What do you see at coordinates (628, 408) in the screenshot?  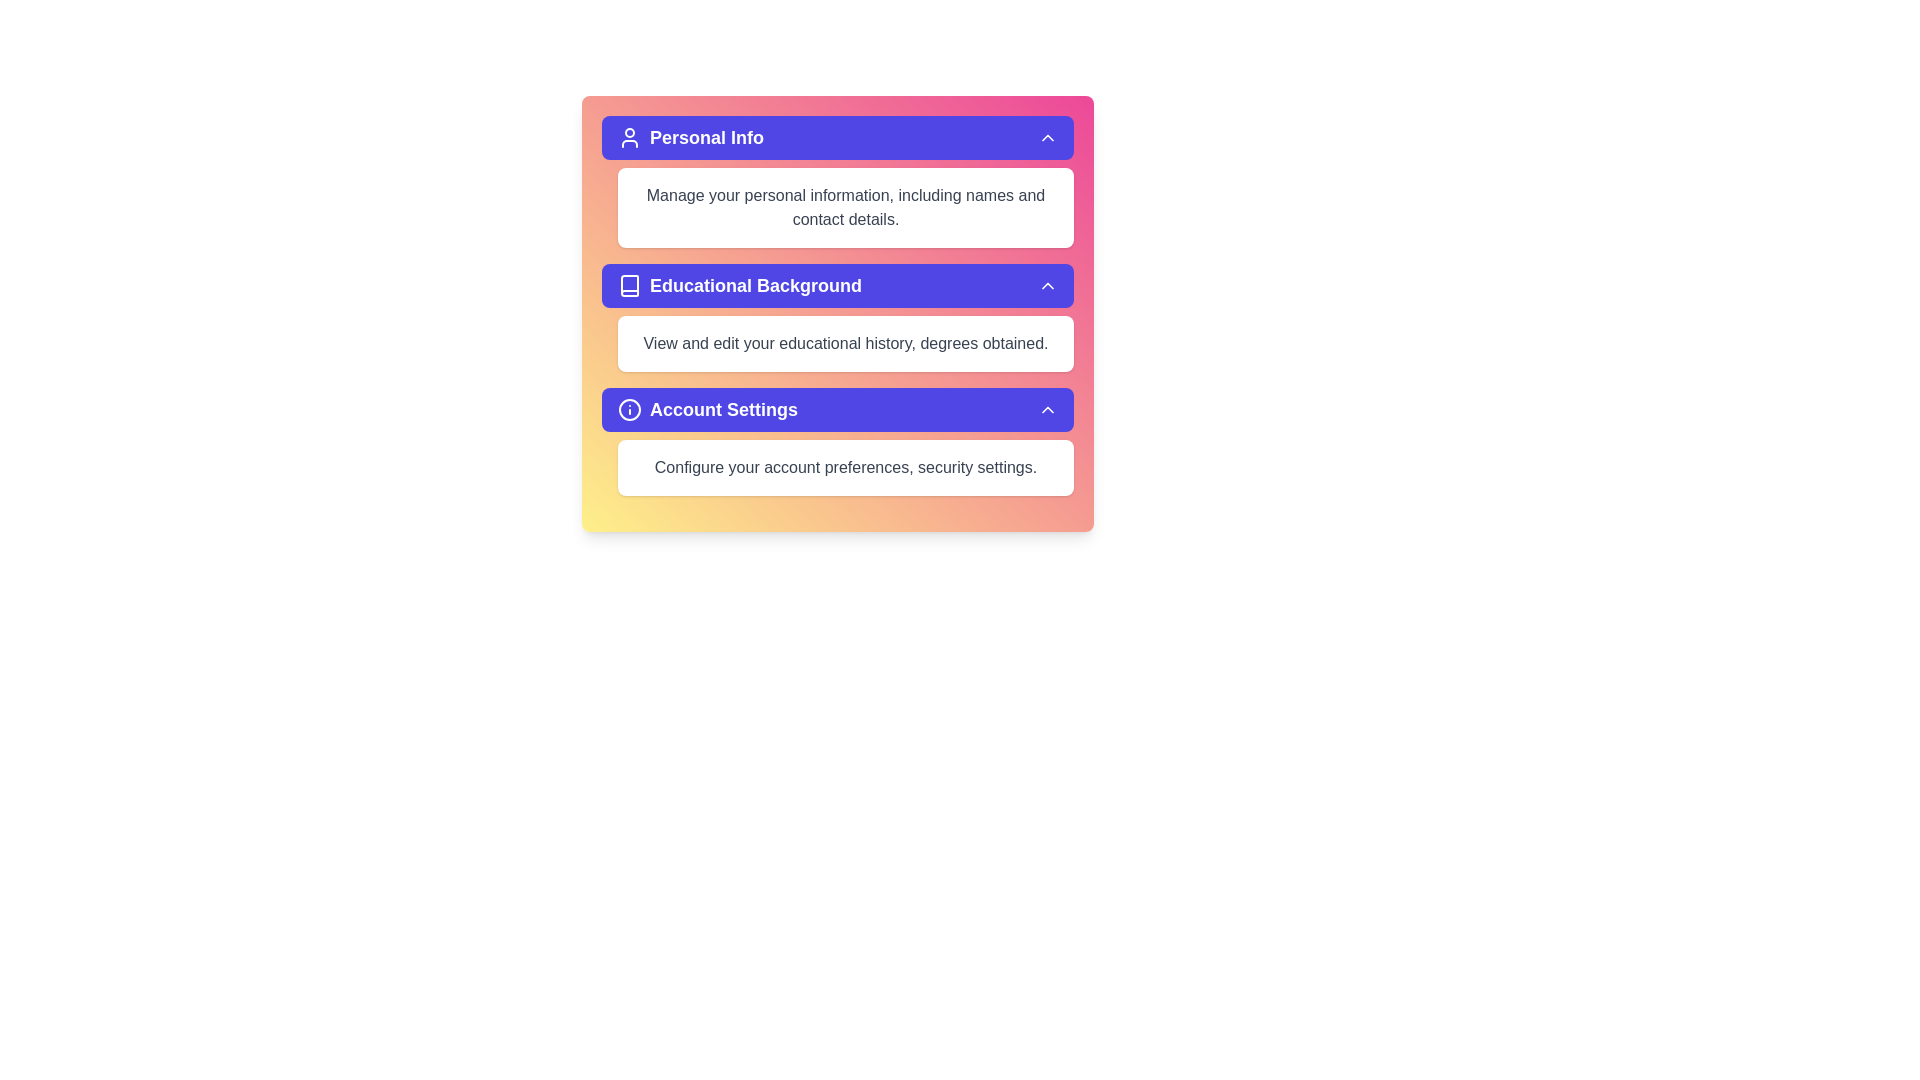 I see `the icon of the section labeled Account Settings` at bounding box center [628, 408].